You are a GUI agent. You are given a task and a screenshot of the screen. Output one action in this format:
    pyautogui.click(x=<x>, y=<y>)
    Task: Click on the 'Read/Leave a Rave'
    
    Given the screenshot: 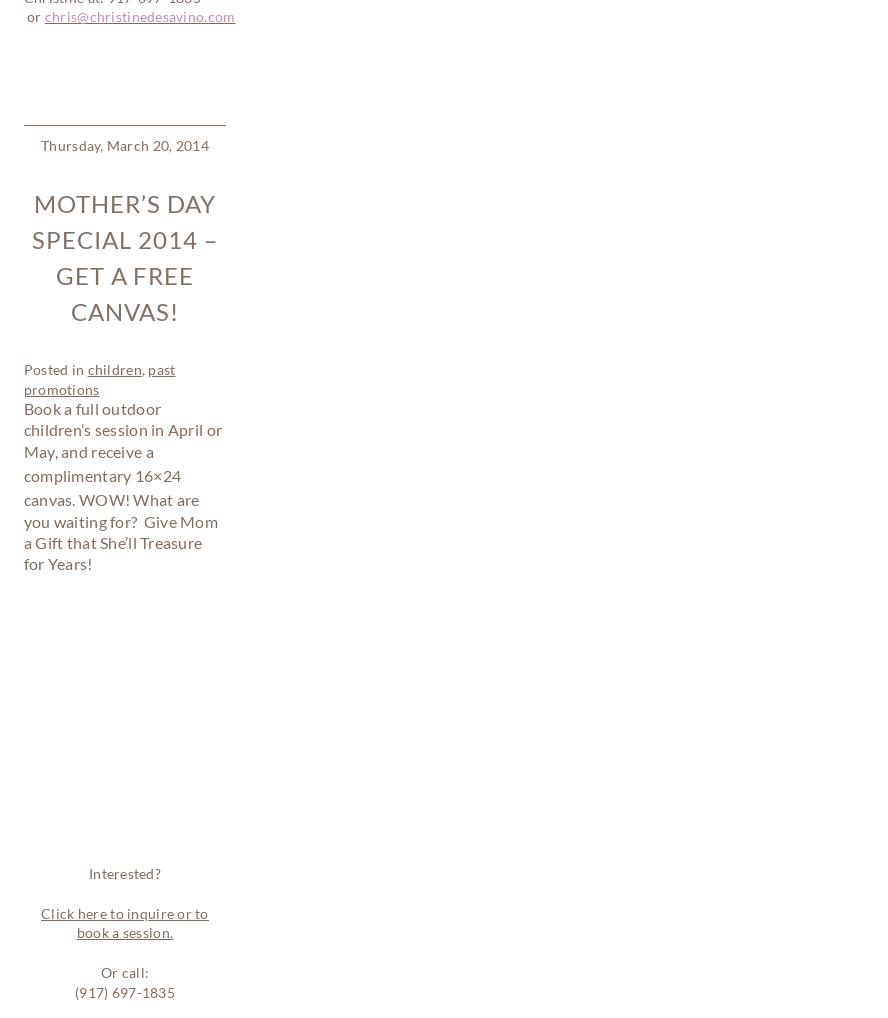 What is the action you would take?
    pyautogui.click(x=164, y=730)
    